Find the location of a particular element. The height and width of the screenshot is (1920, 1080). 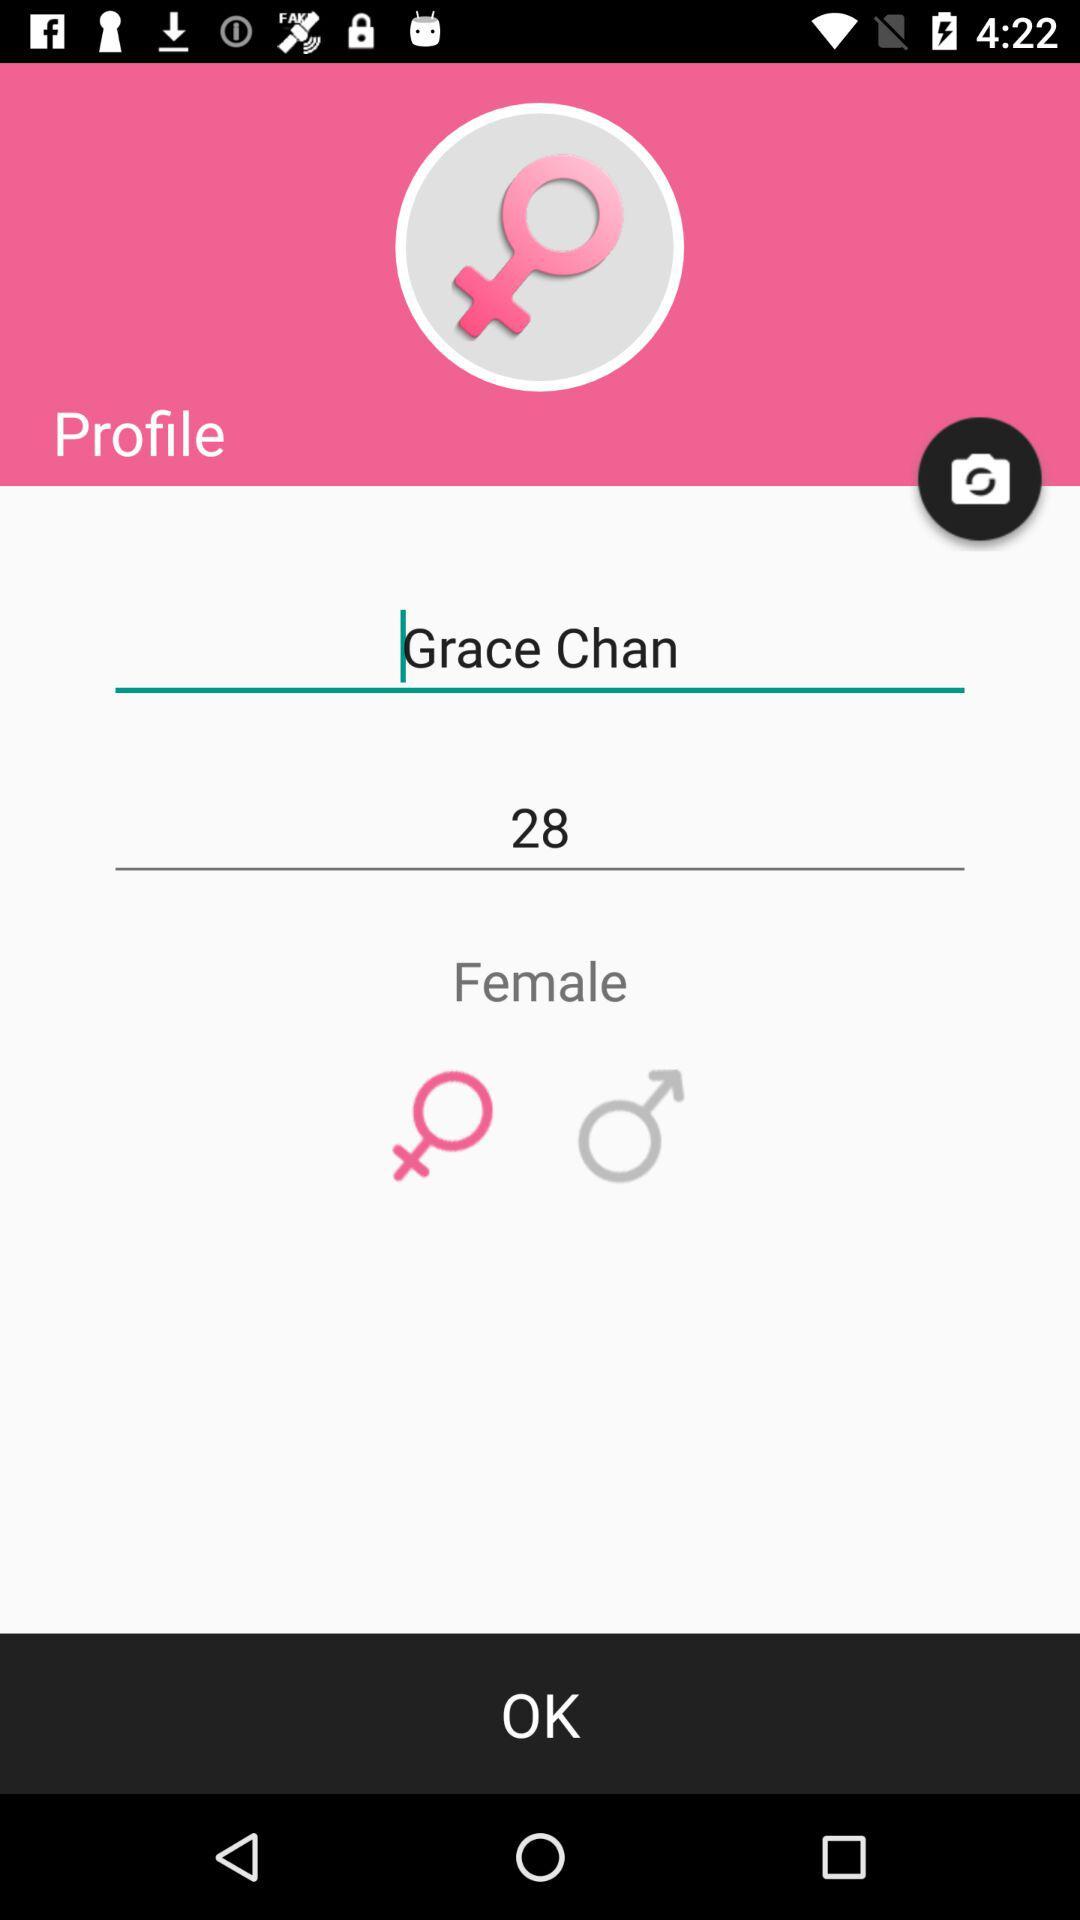

the icon above the ok item is located at coordinates (442, 1127).